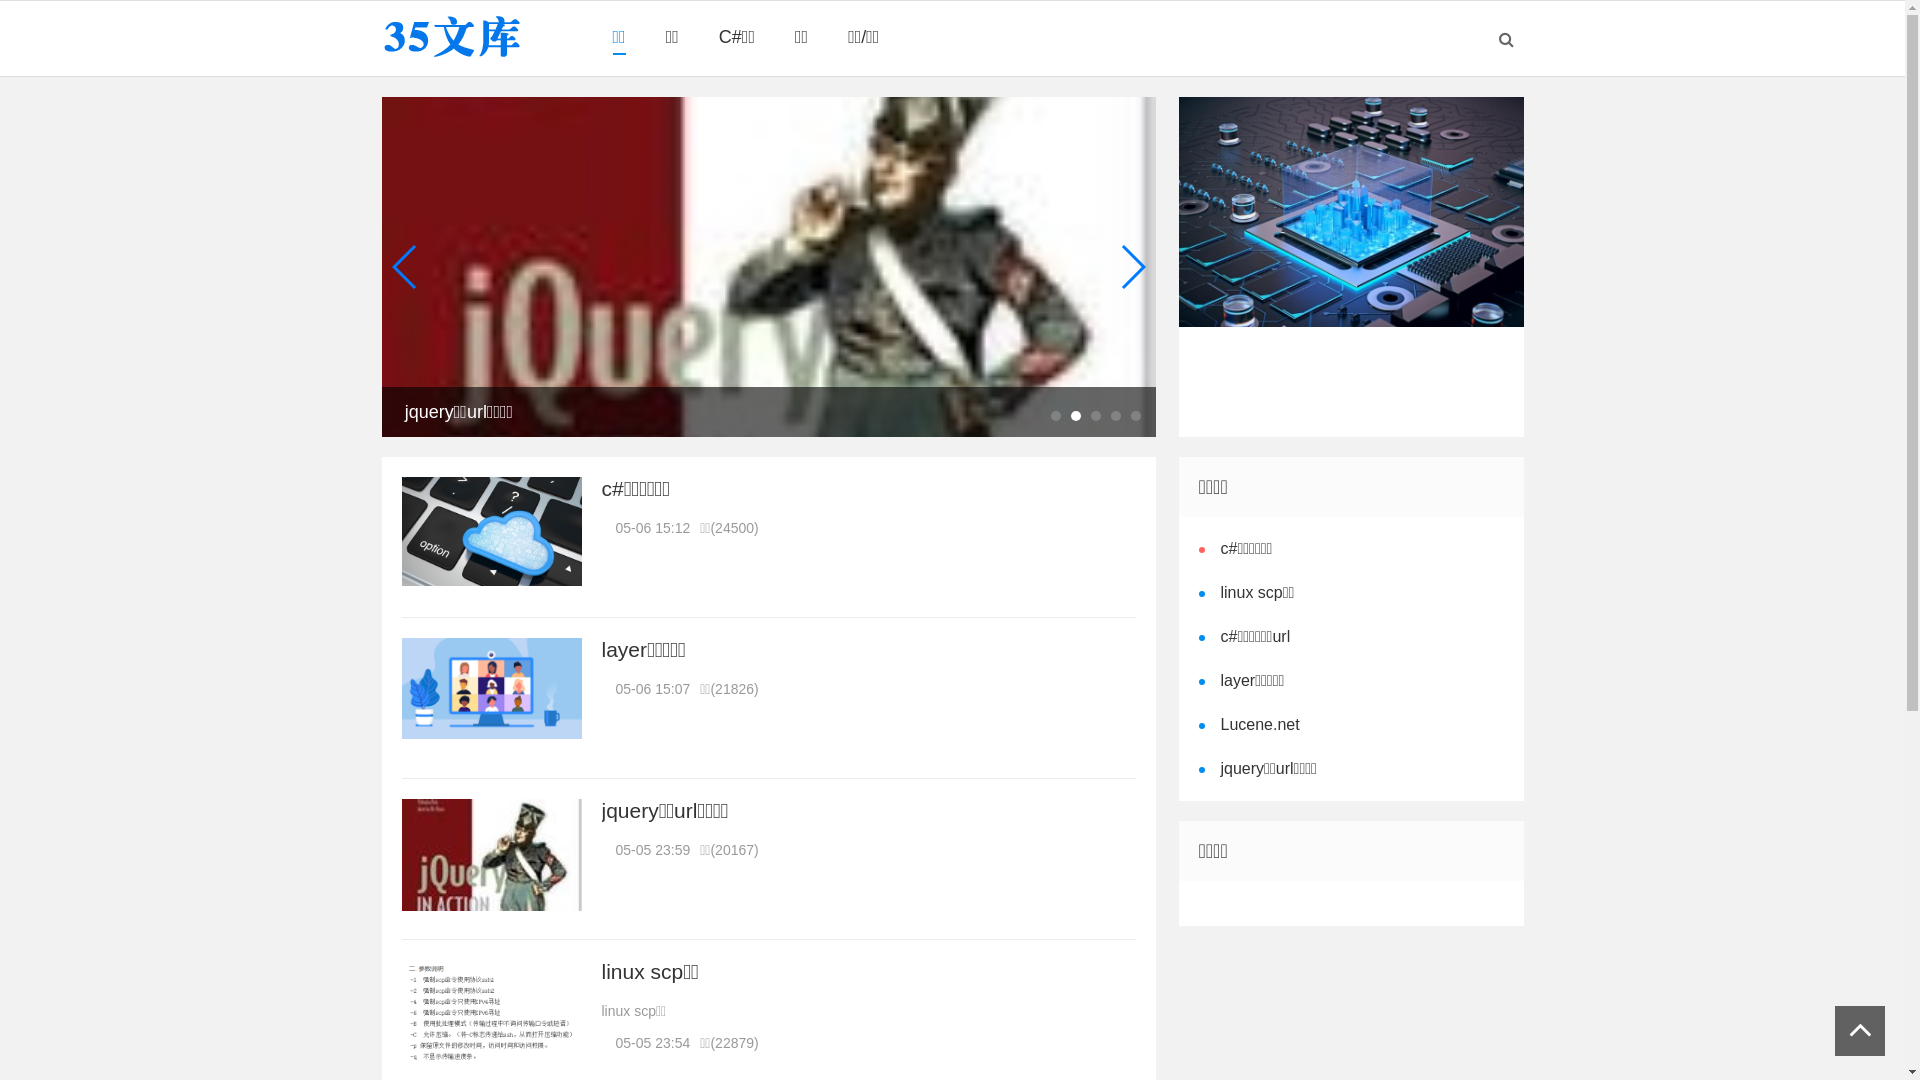  What do you see at coordinates (1255, 724) in the screenshot?
I see `'Lucene.net'` at bounding box center [1255, 724].